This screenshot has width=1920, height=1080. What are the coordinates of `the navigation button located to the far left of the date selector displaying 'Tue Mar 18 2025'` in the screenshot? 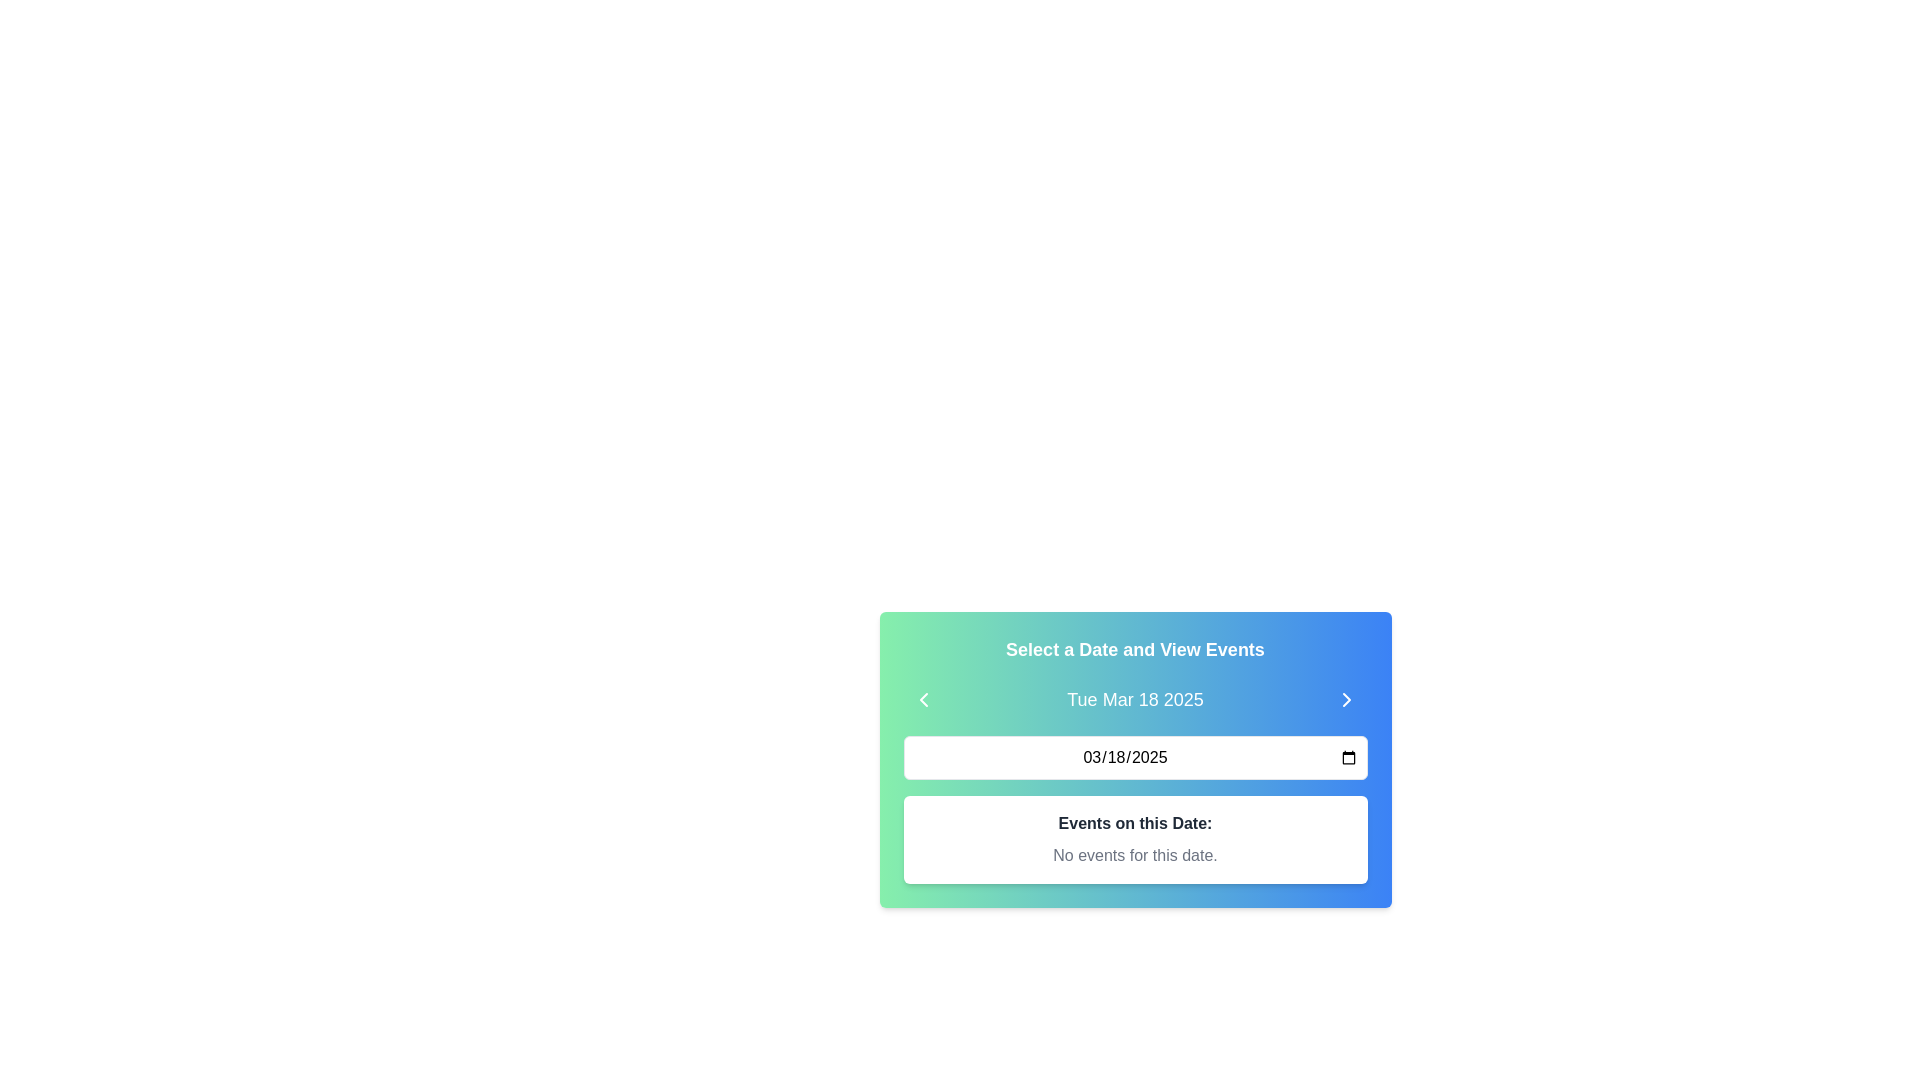 It's located at (922, 698).